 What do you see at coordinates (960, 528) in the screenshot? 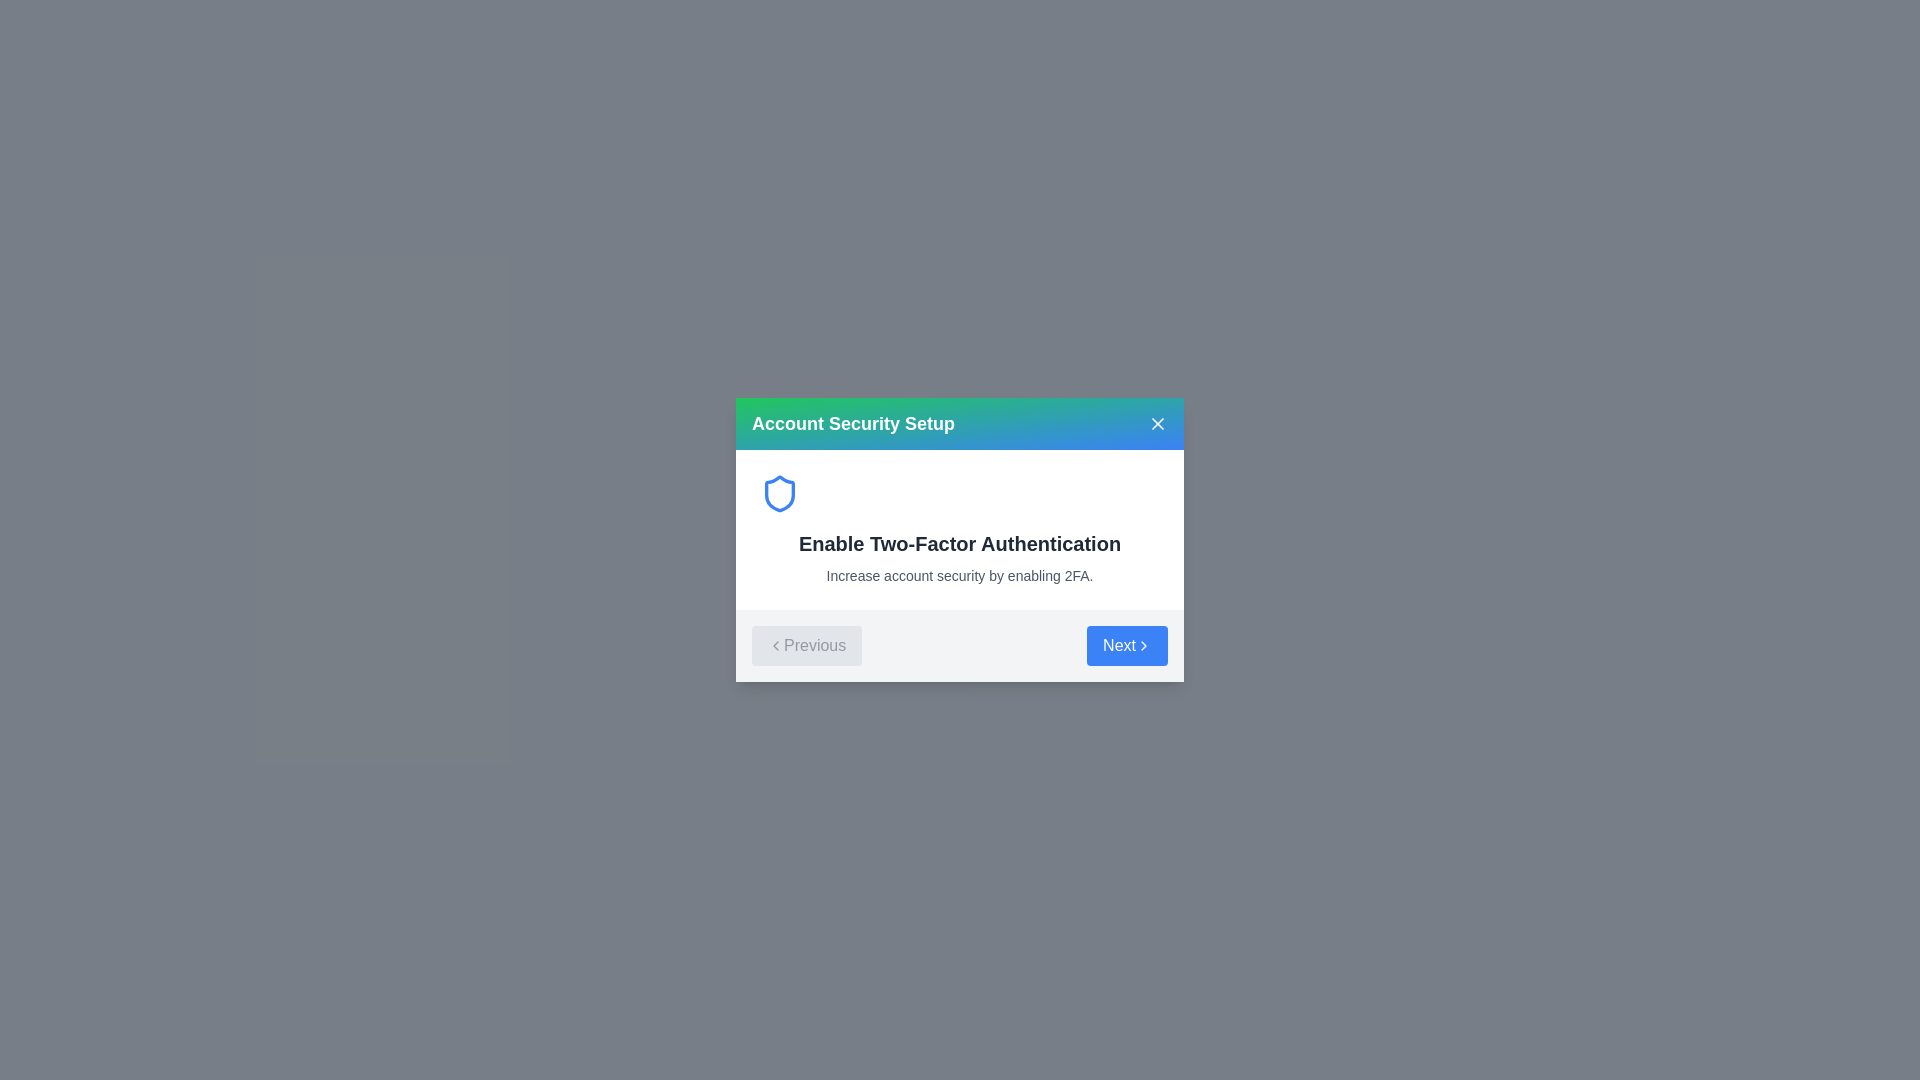
I see `informational content block titled 'Enable Two-Factor Authentication' which includes a blue shield icon, a bold heading, and a descriptive text about increasing account security` at bounding box center [960, 528].